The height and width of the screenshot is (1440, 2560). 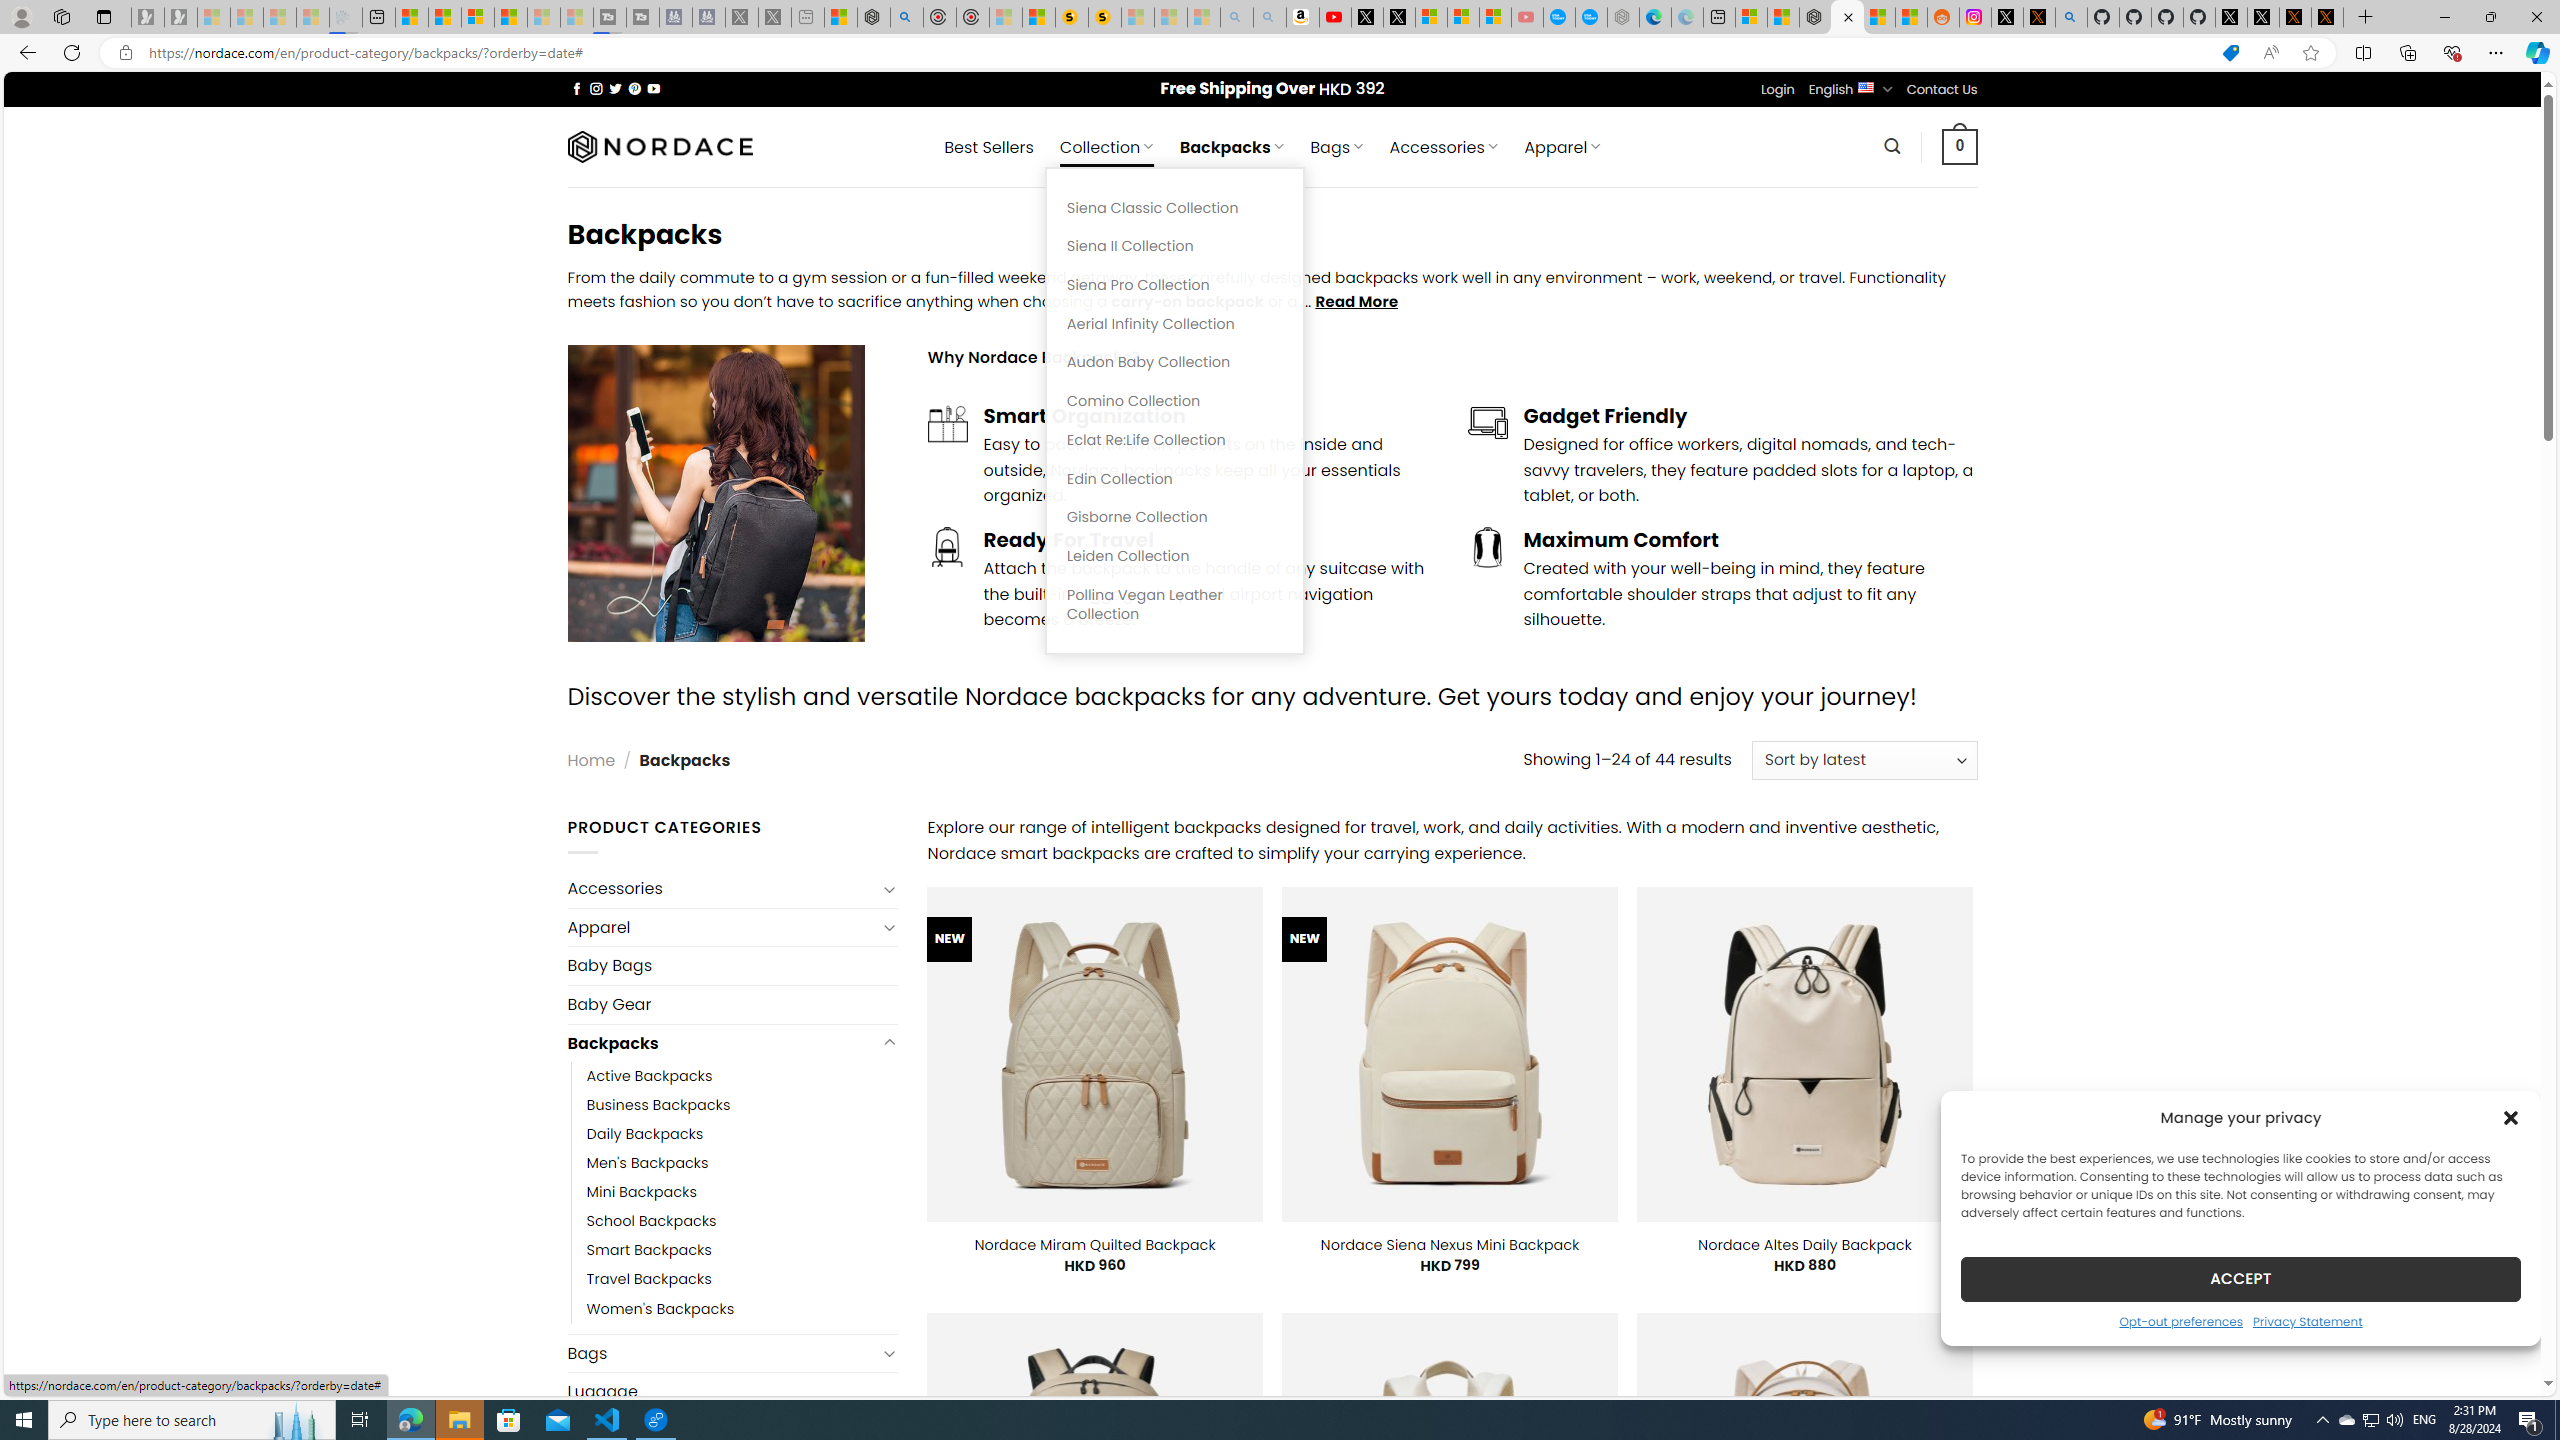 I want to click on 'Siena Pro Collection', so click(x=1174, y=284).